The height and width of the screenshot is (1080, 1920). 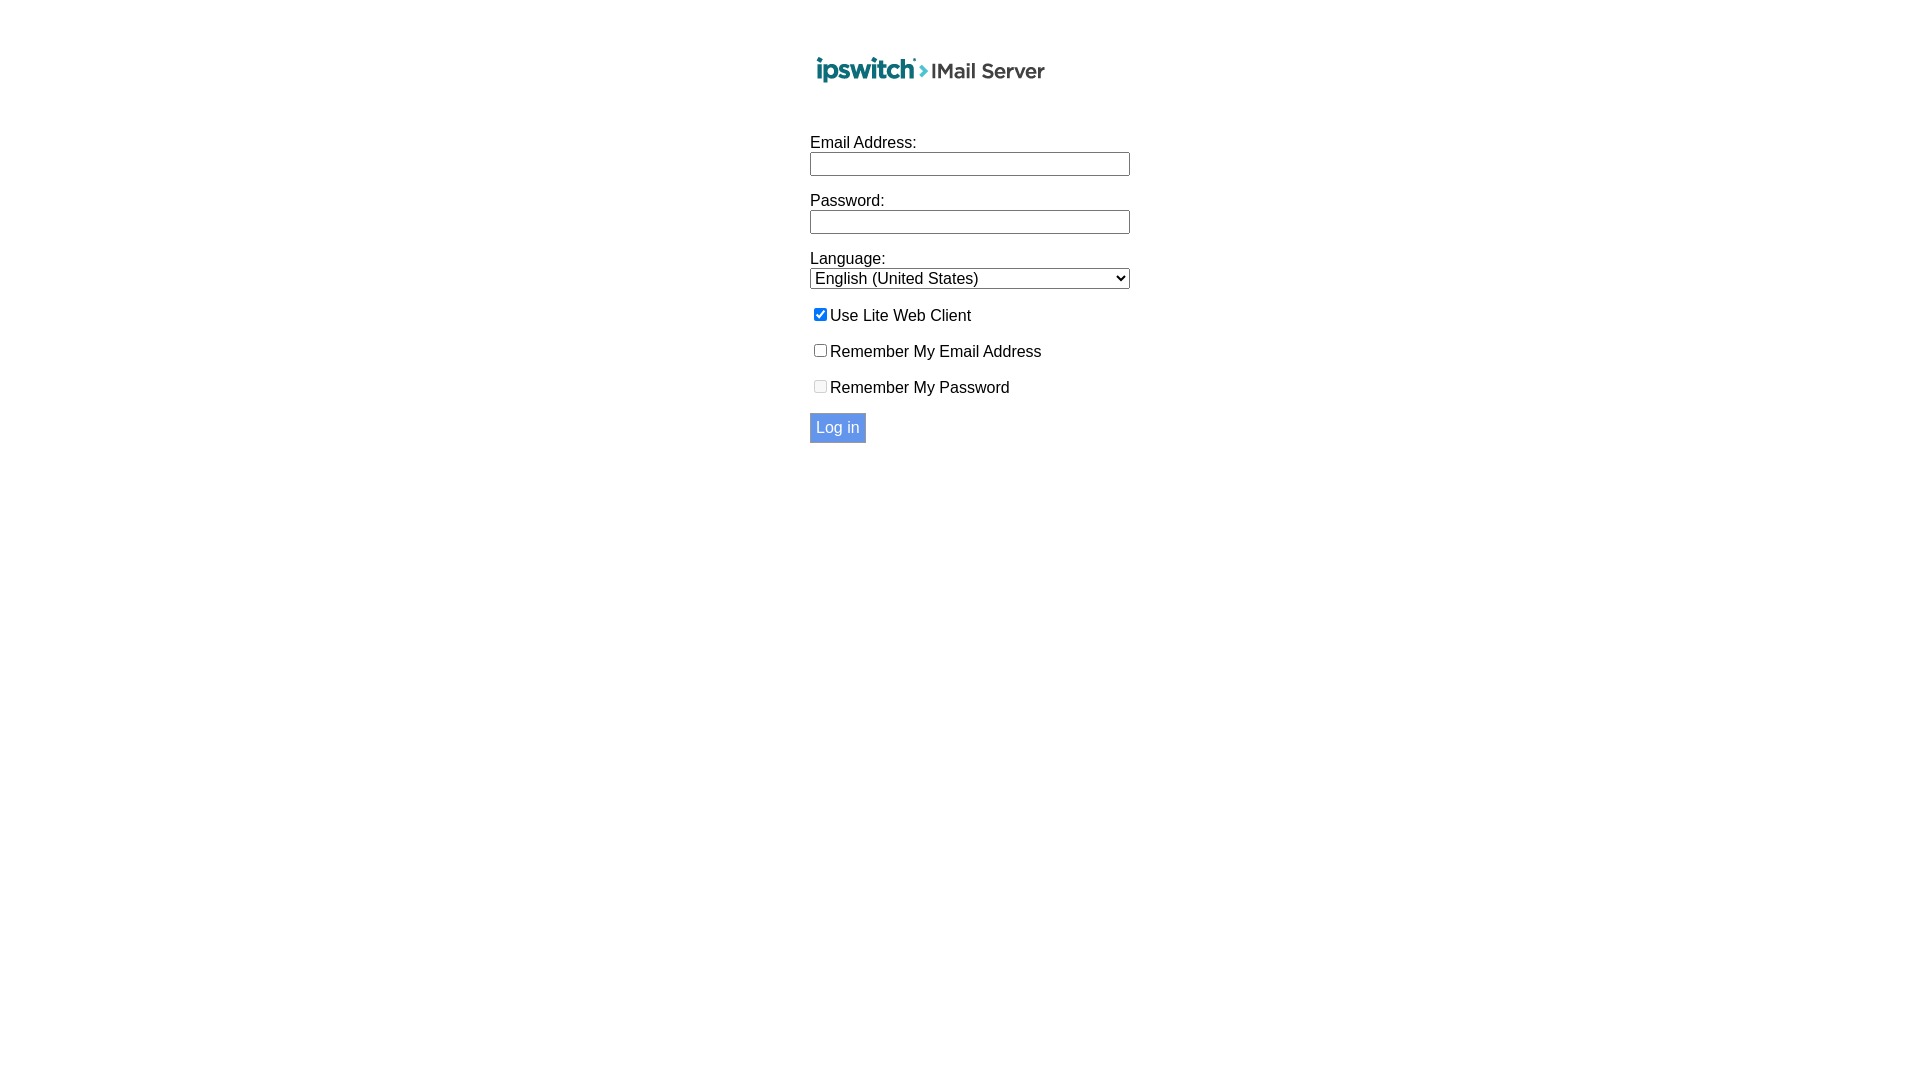 What do you see at coordinates (838, 427) in the screenshot?
I see `'Log in'` at bounding box center [838, 427].